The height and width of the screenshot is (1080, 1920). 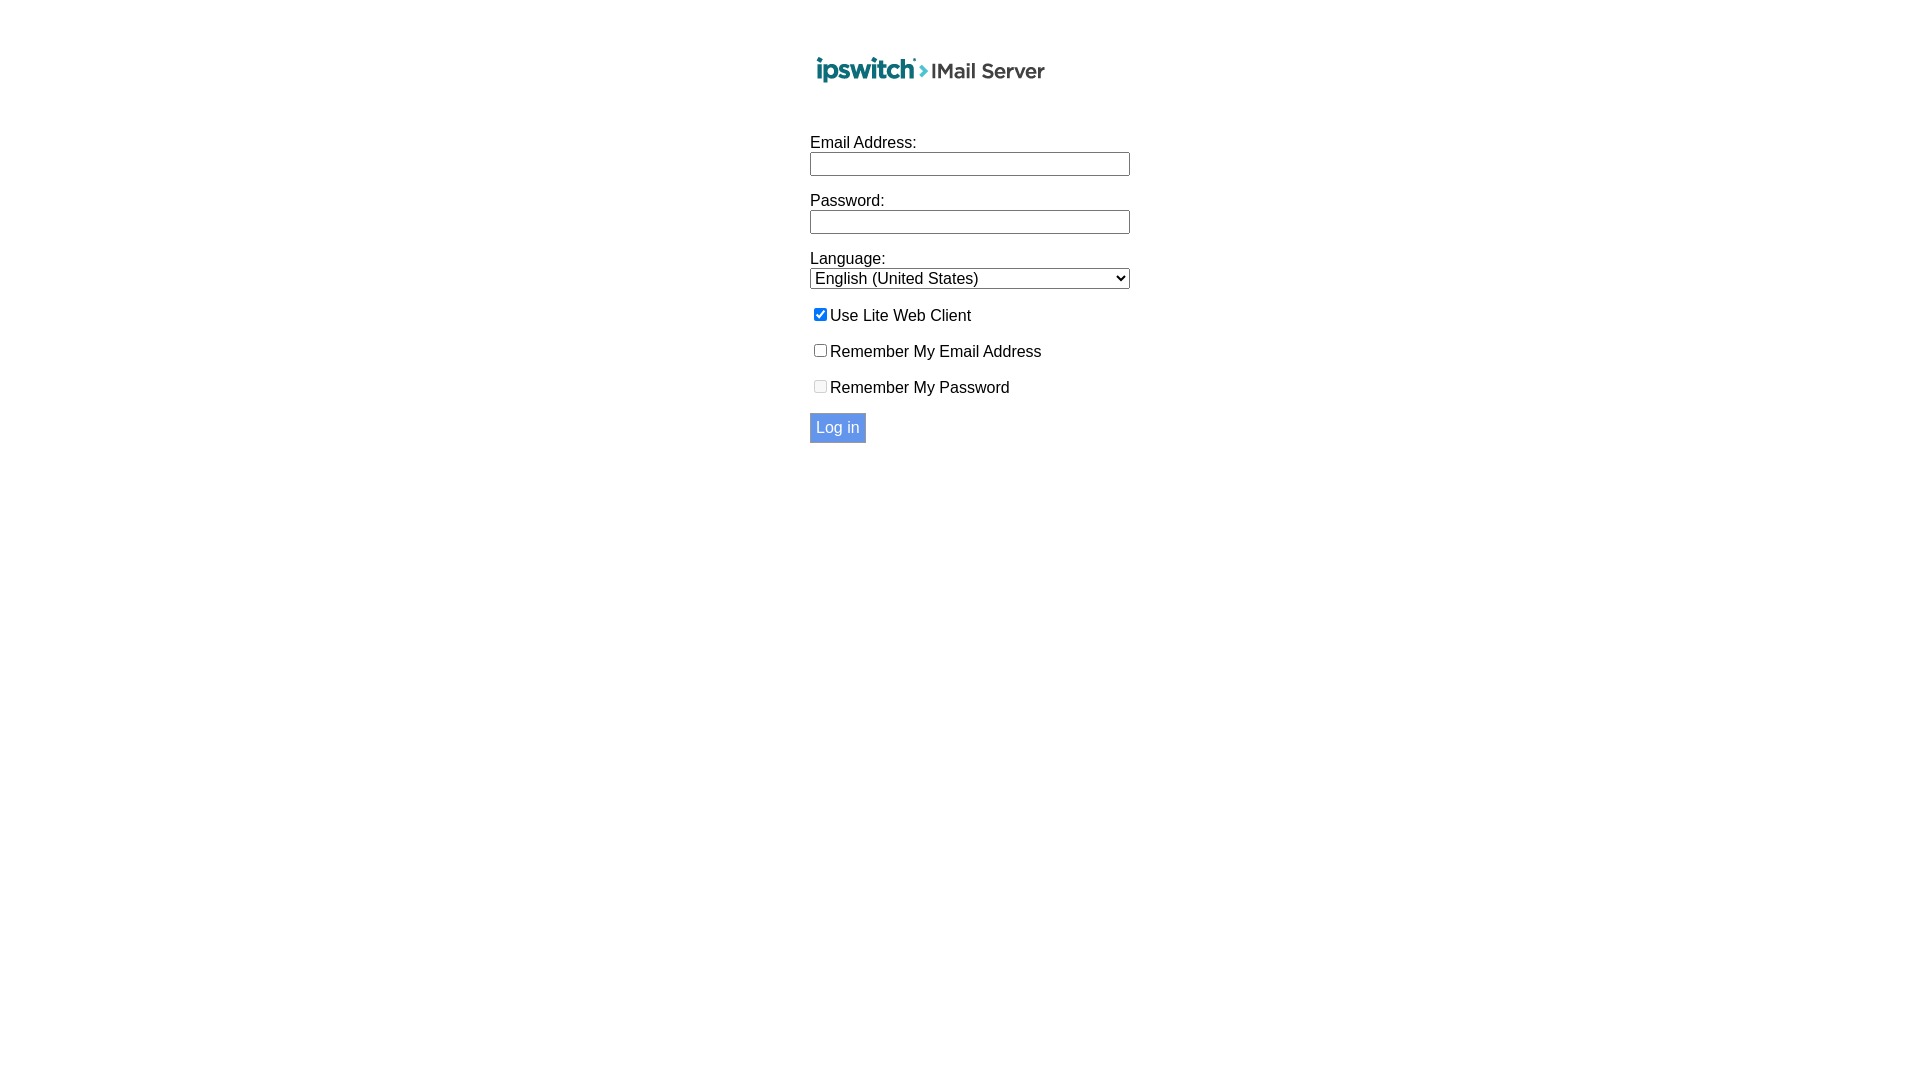 What do you see at coordinates (838, 427) in the screenshot?
I see `'Log in'` at bounding box center [838, 427].